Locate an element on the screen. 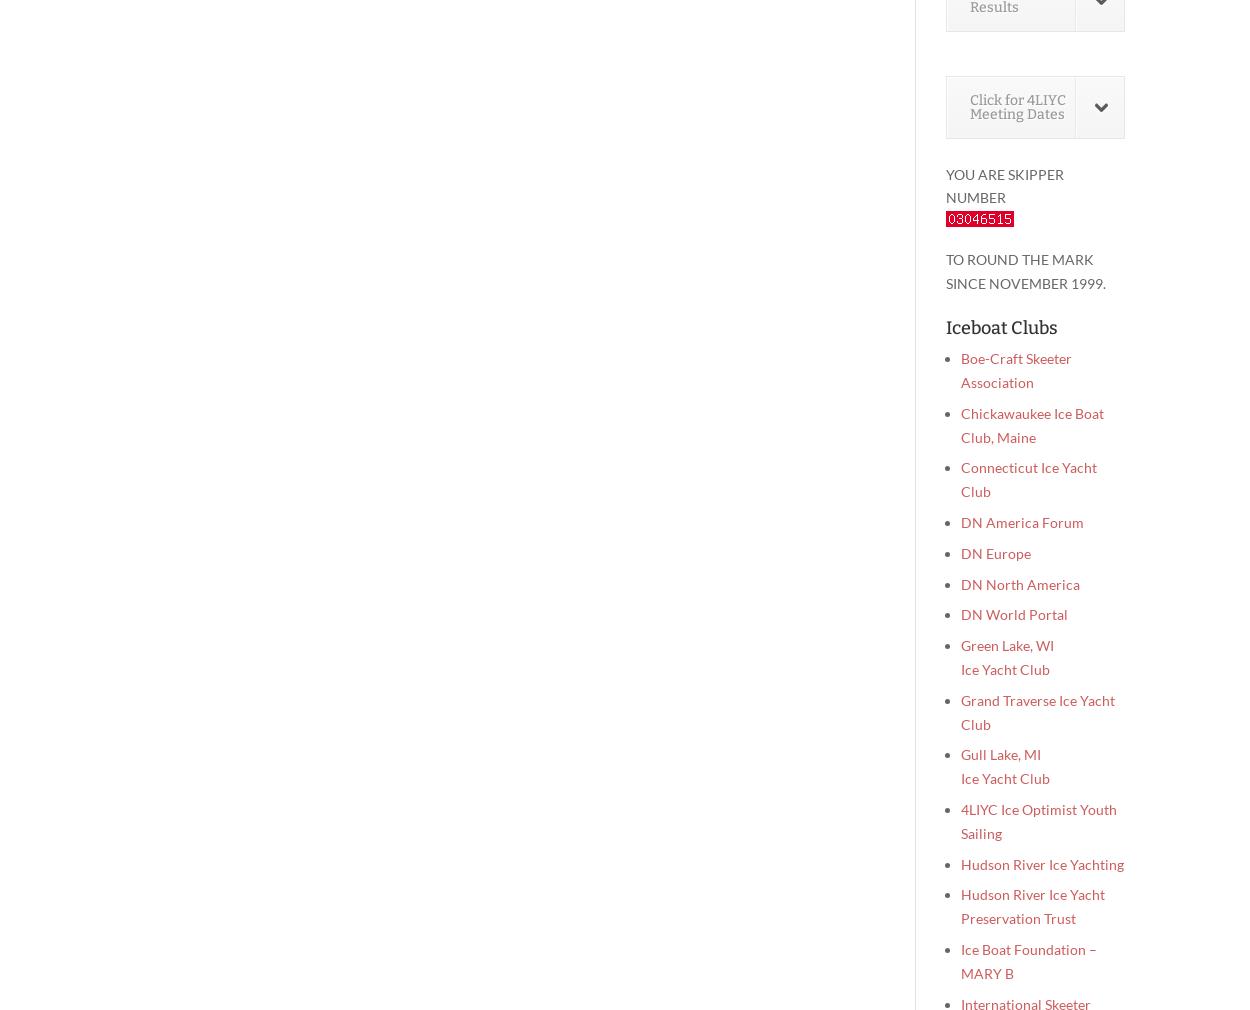 Image resolution: width=1250 pixels, height=1010 pixels. 'DN World Portal' is located at coordinates (1014, 613).